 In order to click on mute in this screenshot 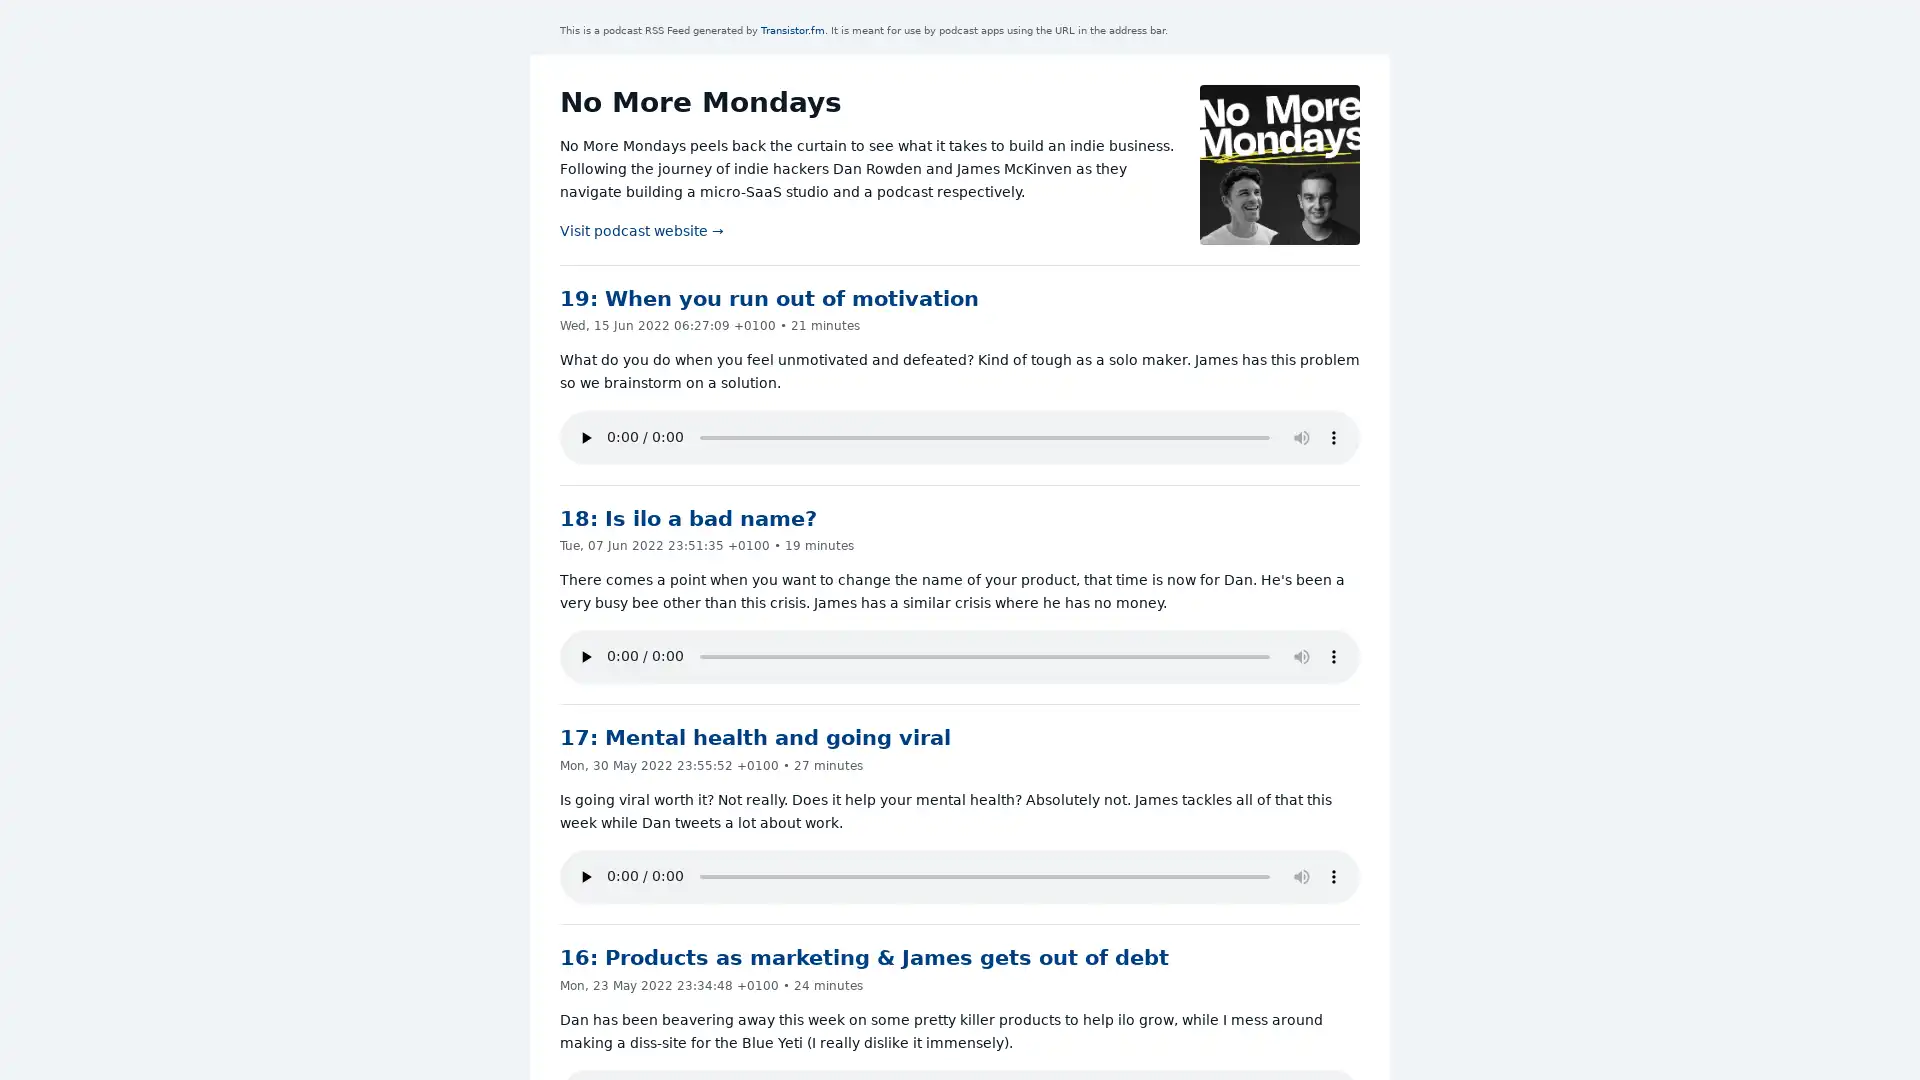, I will do `click(1301, 875)`.